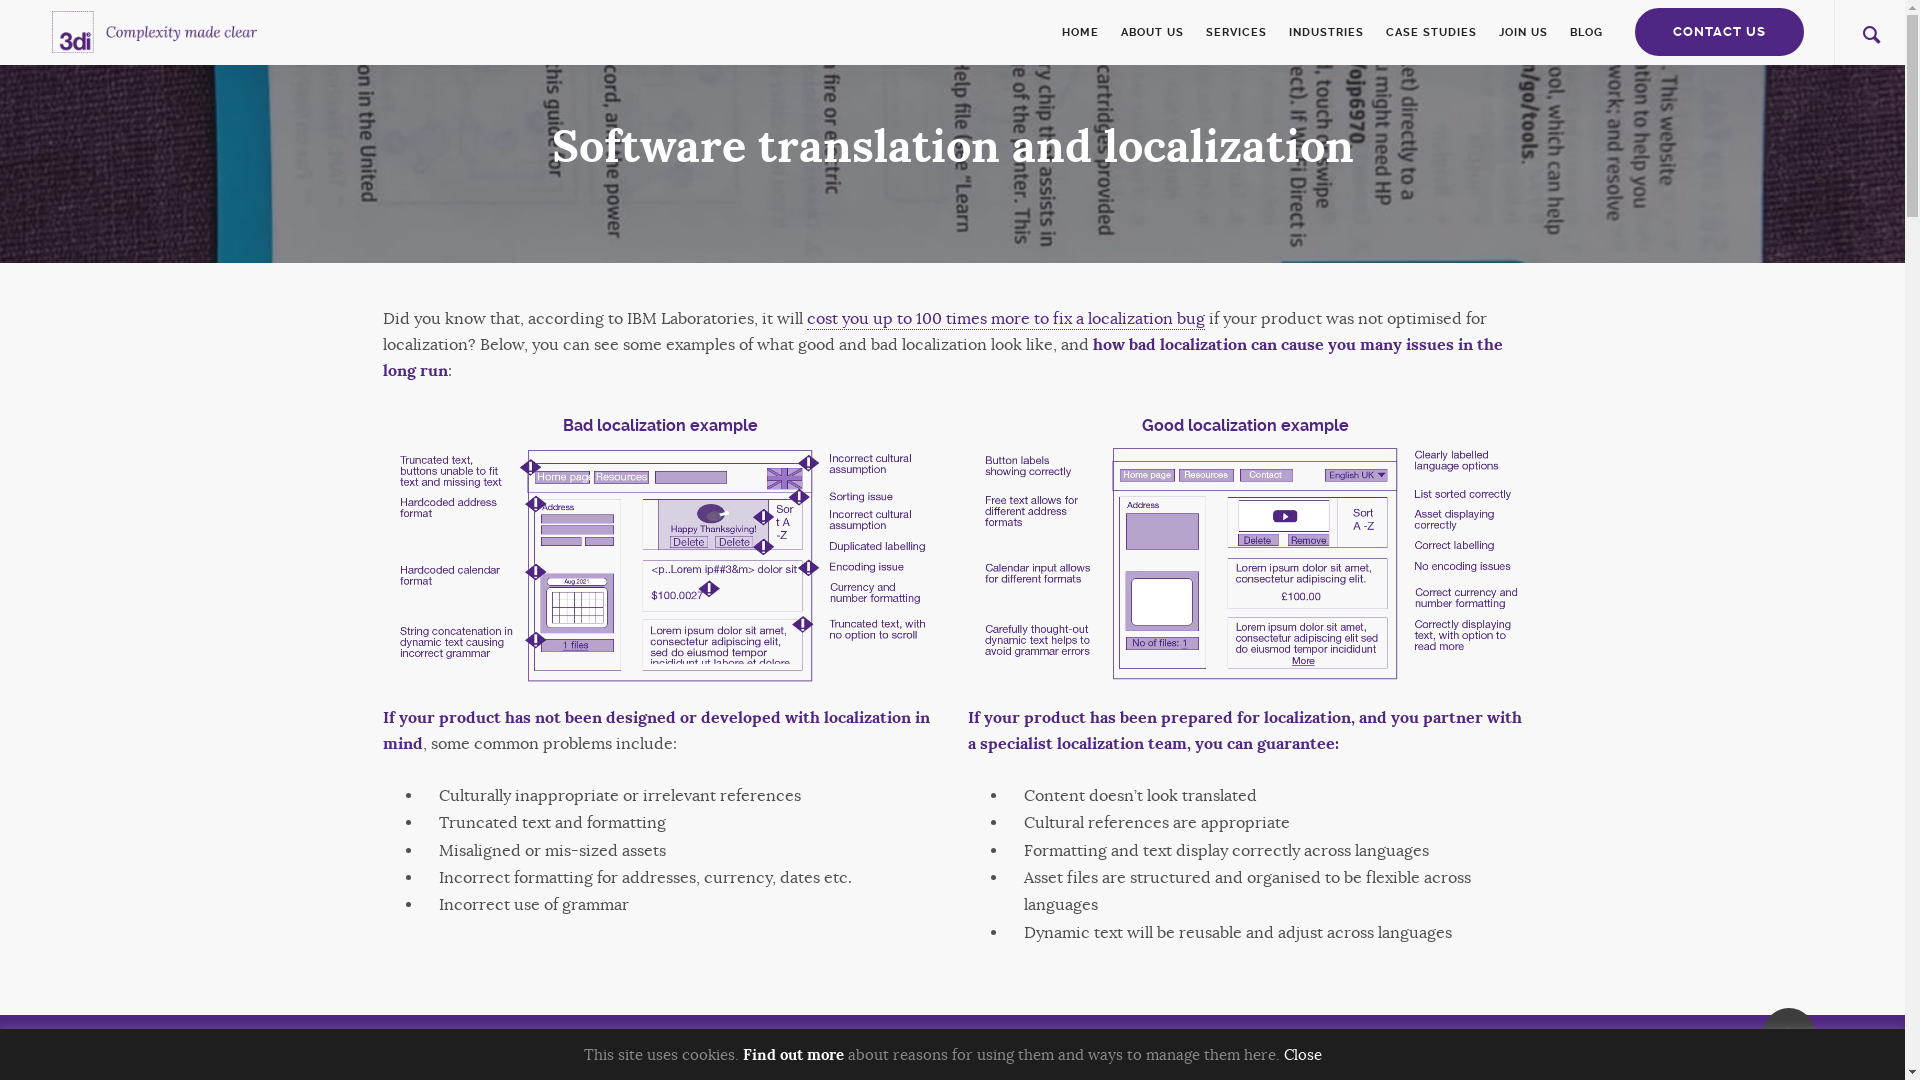 The image size is (1920, 1080). Describe the element at coordinates (1579, 32) in the screenshot. I see `'BLOG'` at that location.